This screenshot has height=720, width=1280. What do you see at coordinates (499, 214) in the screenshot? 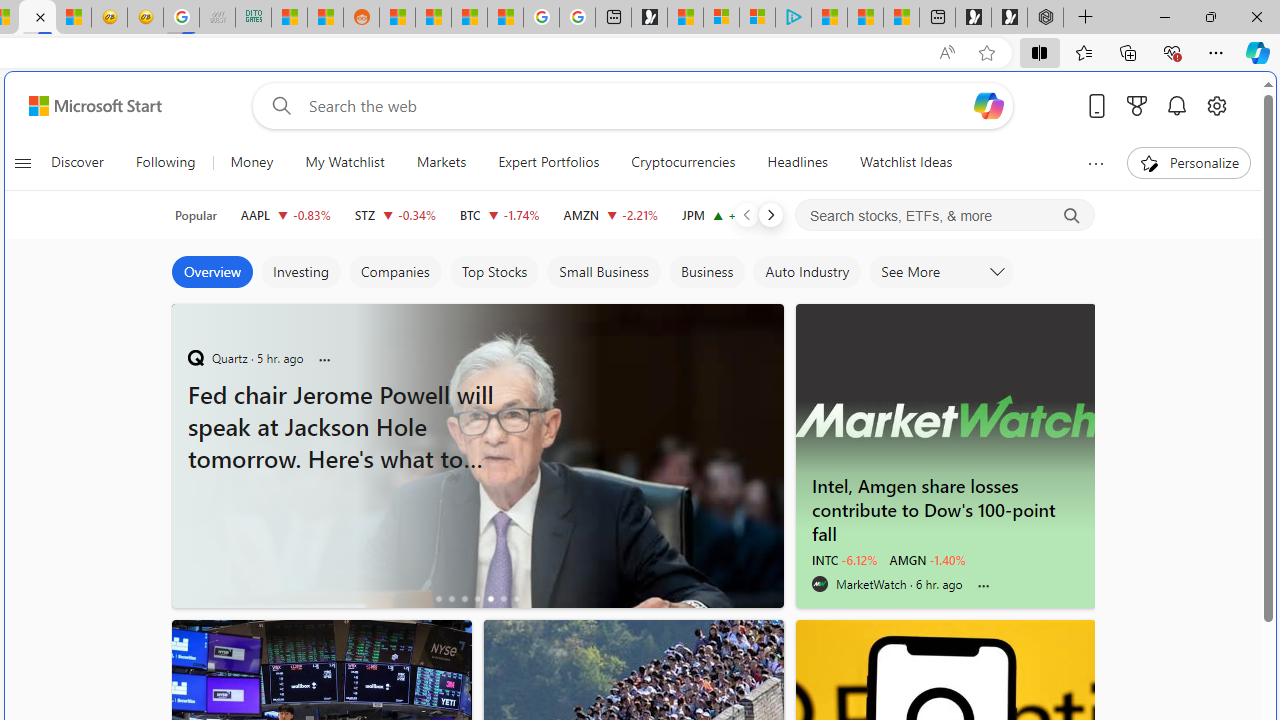
I see `'BTC Bitcoin decrease 60,359.26 -1,049.65 -1.74%'` at bounding box center [499, 214].